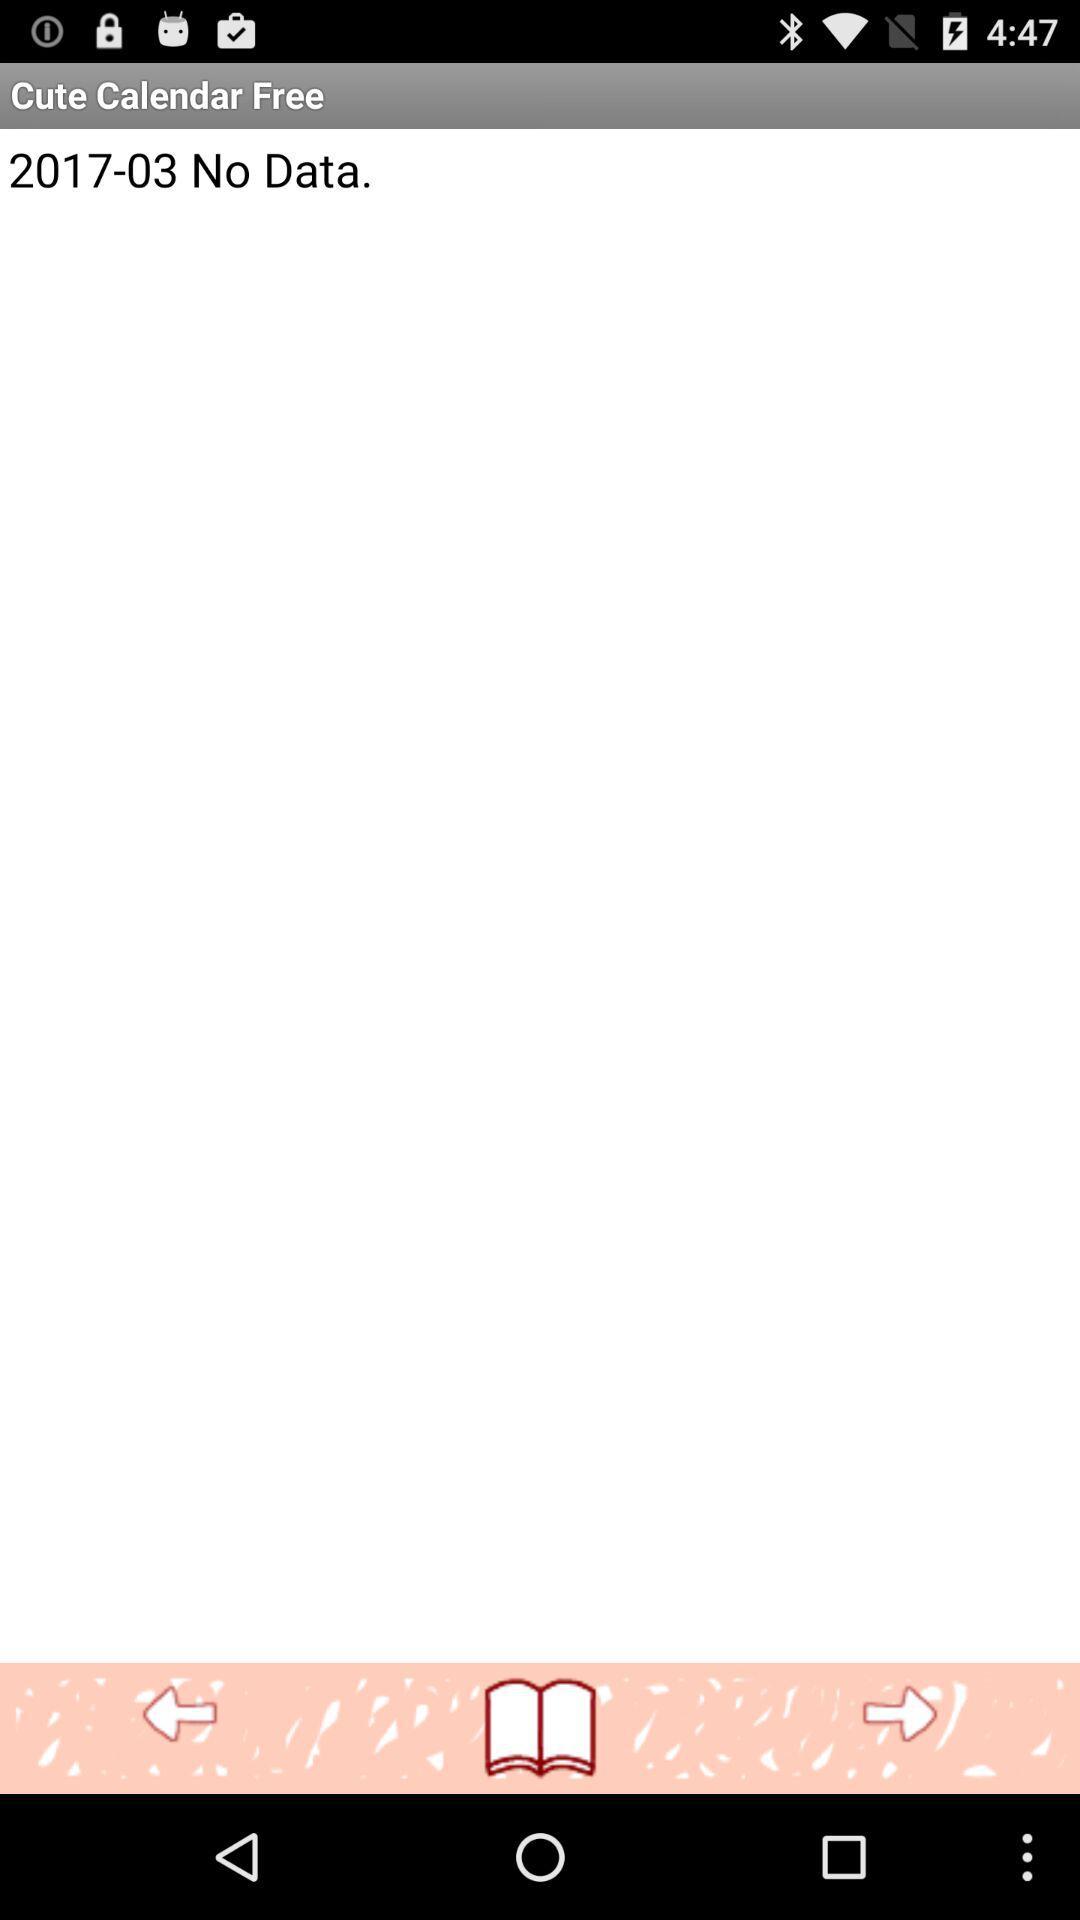 This screenshot has height=1920, width=1080. What do you see at coordinates (180, 1714) in the screenshot?
I see `go back` at bounding box center [180, 1714].